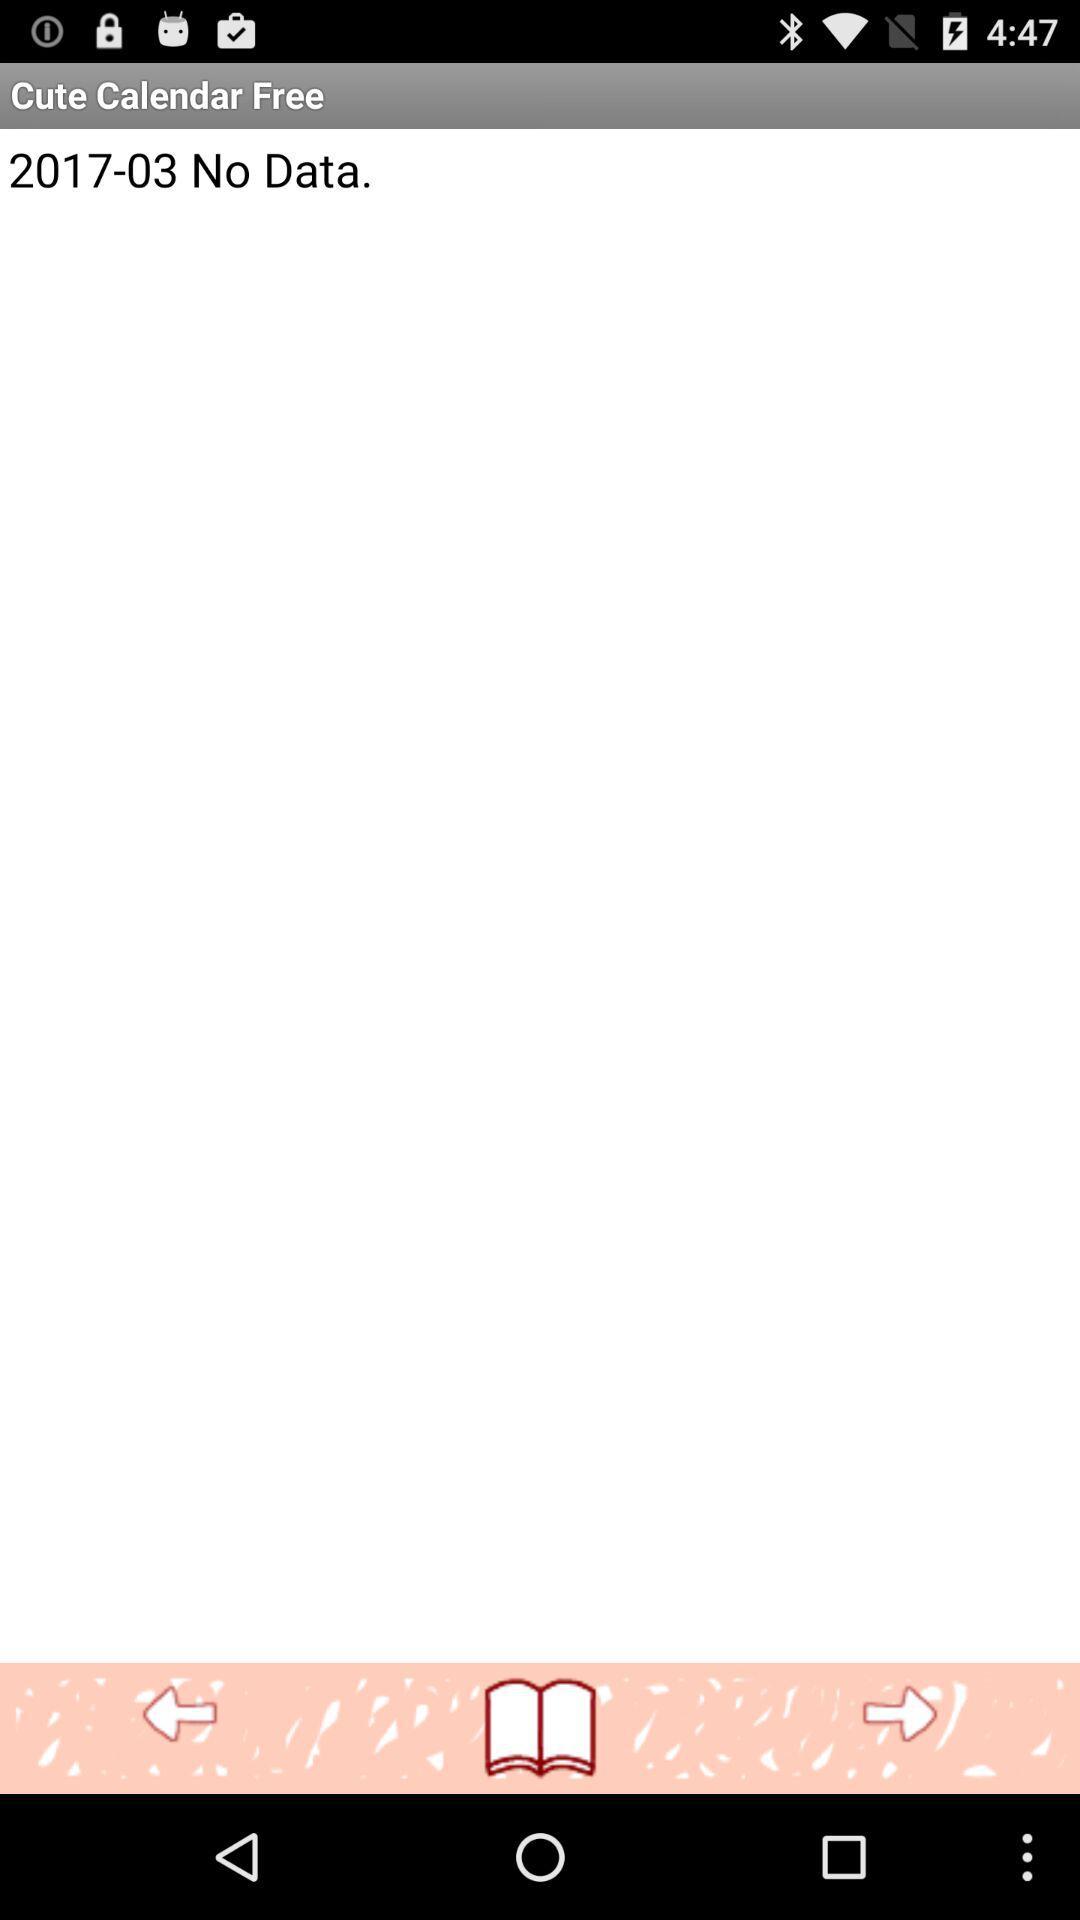 This screenshot has height=1920, width=1080. What do you see at coordinates (180, 1714) in the screenshot?
I see `go back` at bounding box center [180, 1714].